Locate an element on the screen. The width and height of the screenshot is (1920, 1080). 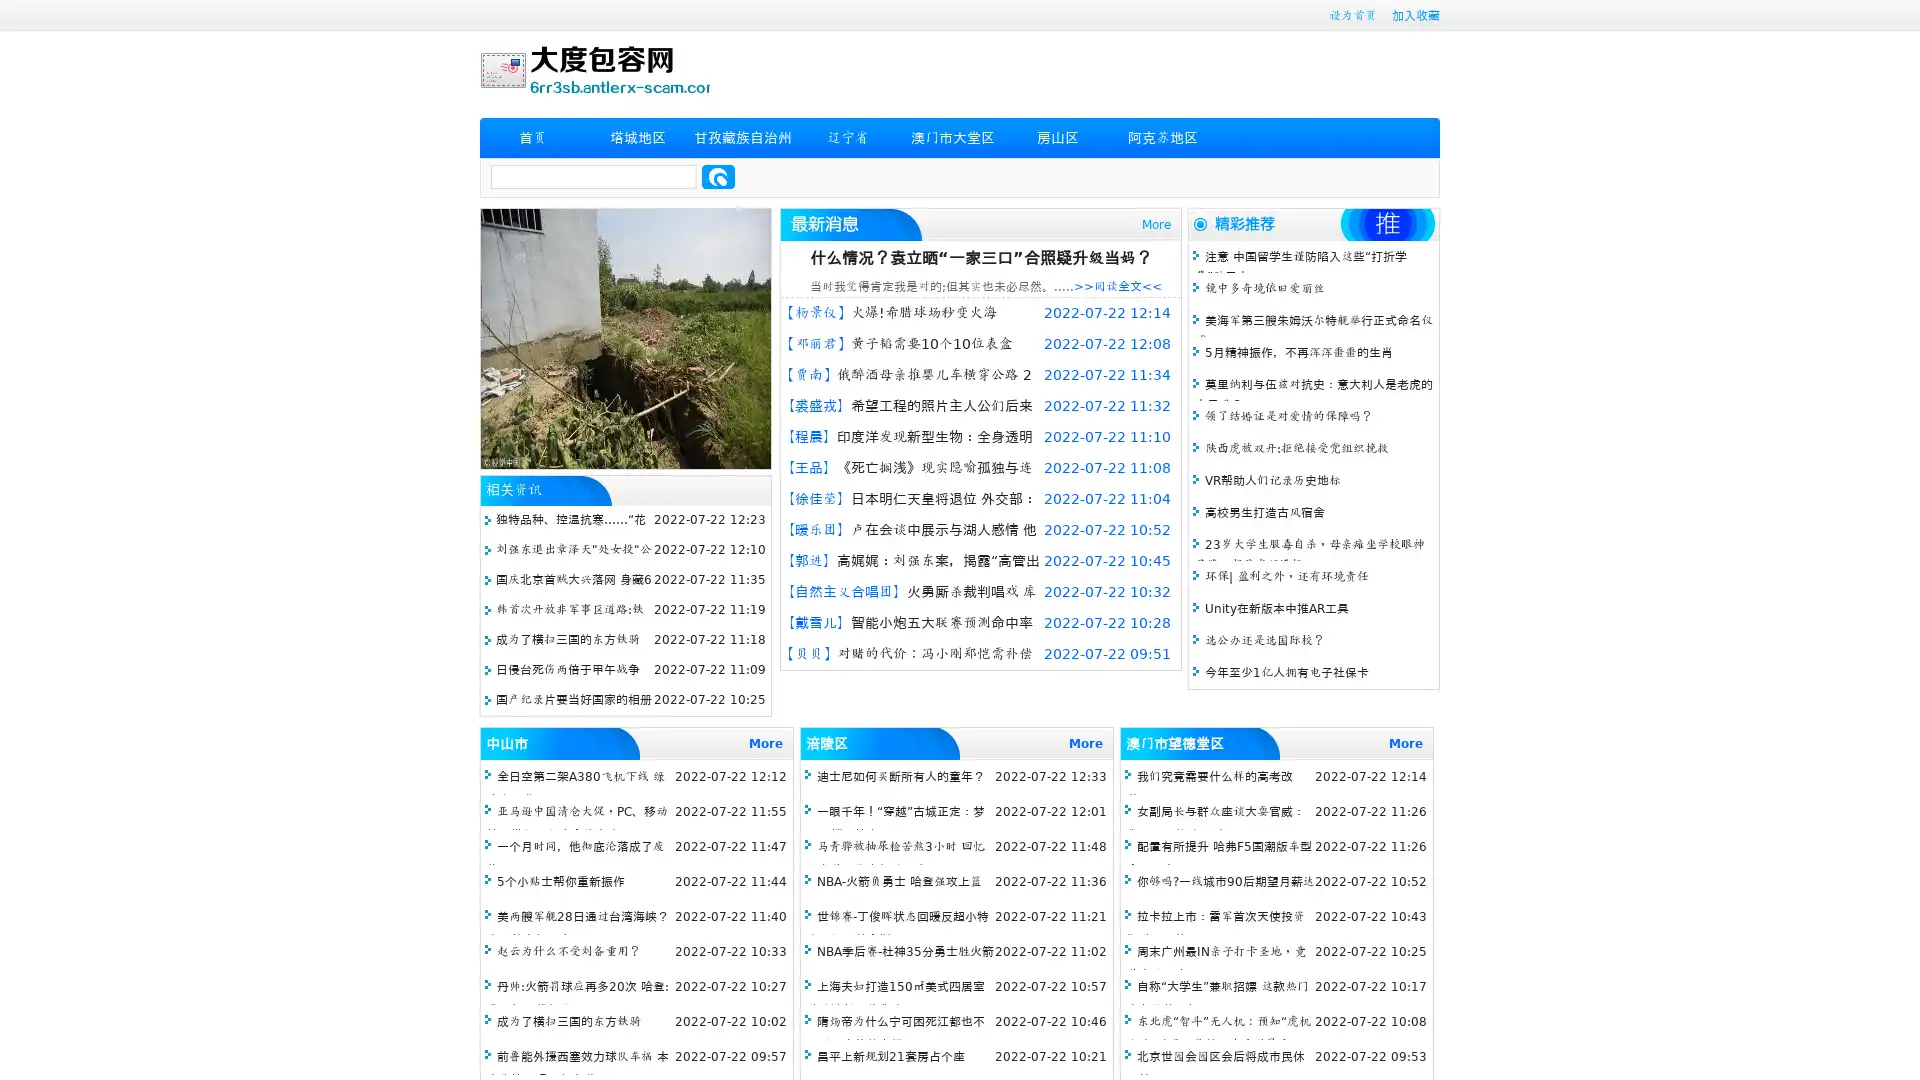
Search is located at coordinates (718, 176).